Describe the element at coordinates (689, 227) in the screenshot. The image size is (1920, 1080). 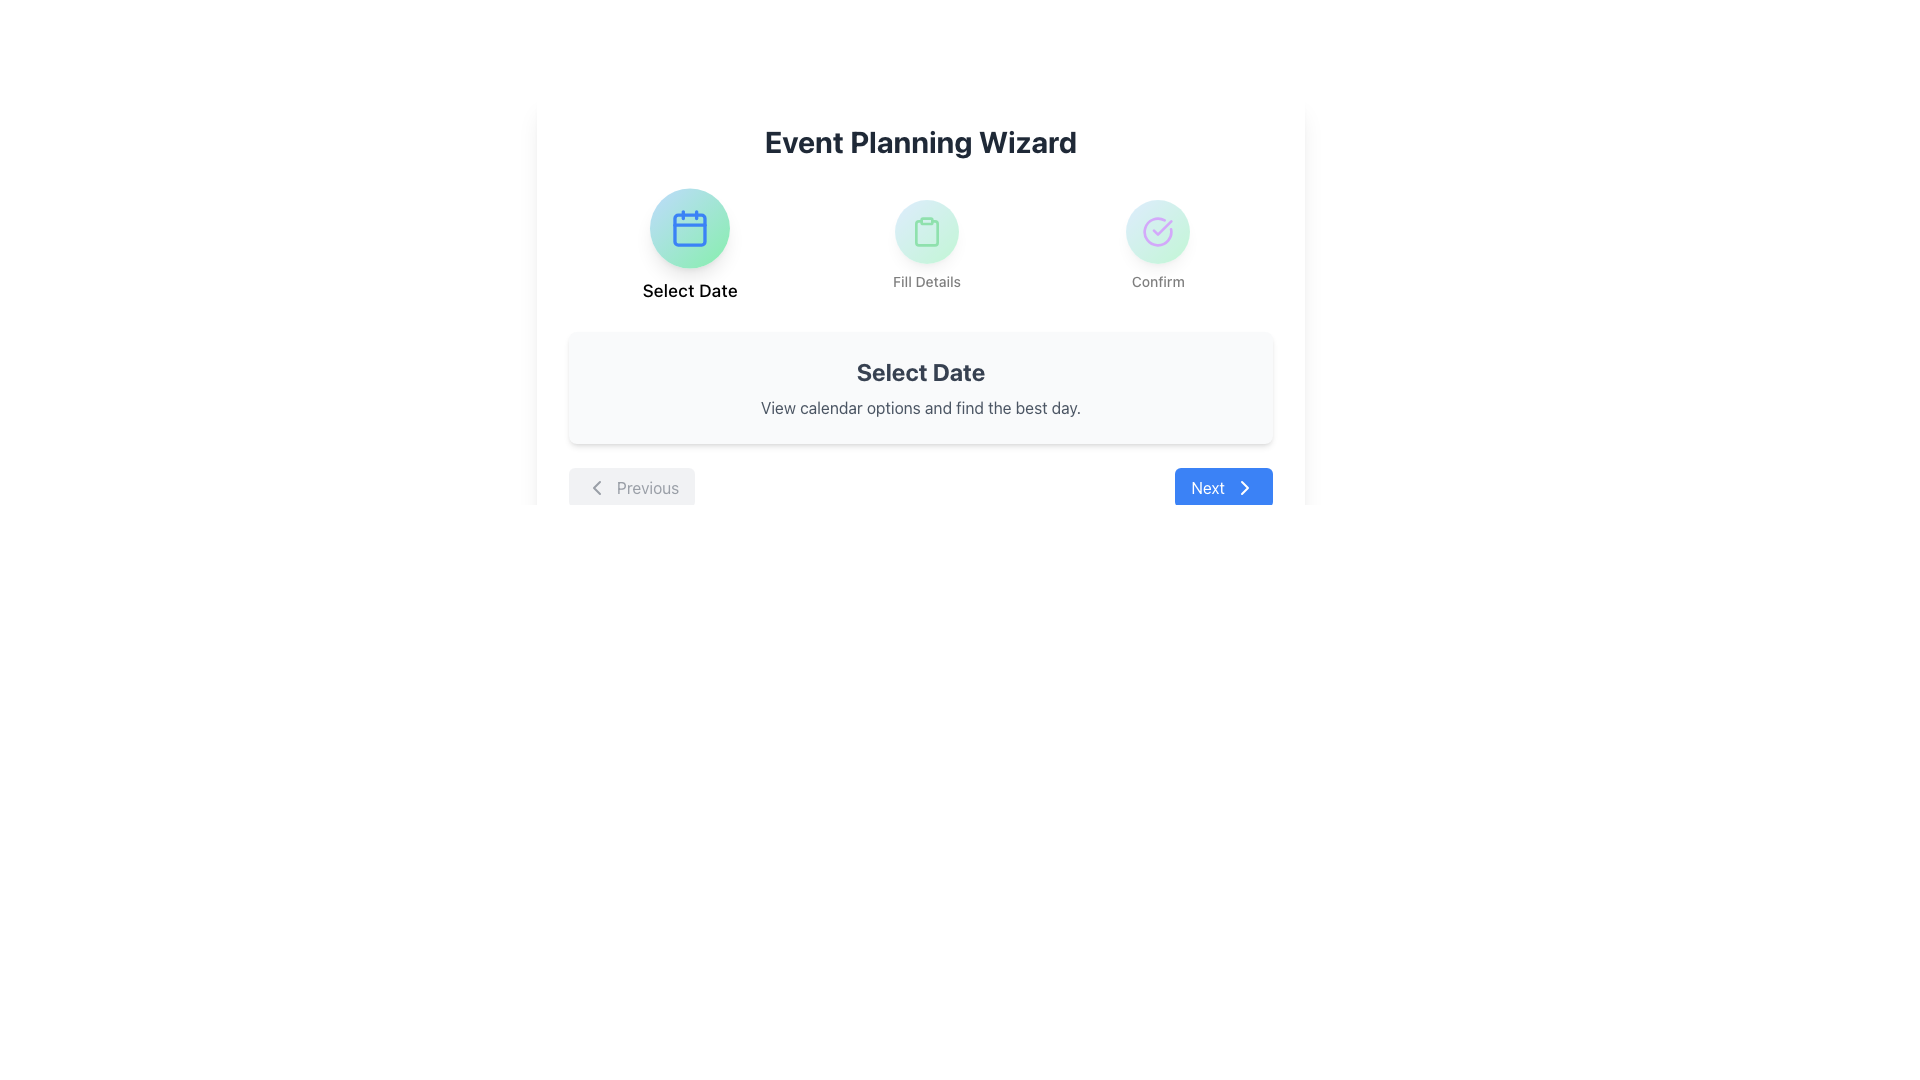
I see `the 'Select Date' icon located on the leftmost side of the horizontal row of icons under the header 'Event Planning Wizard'` at that location.